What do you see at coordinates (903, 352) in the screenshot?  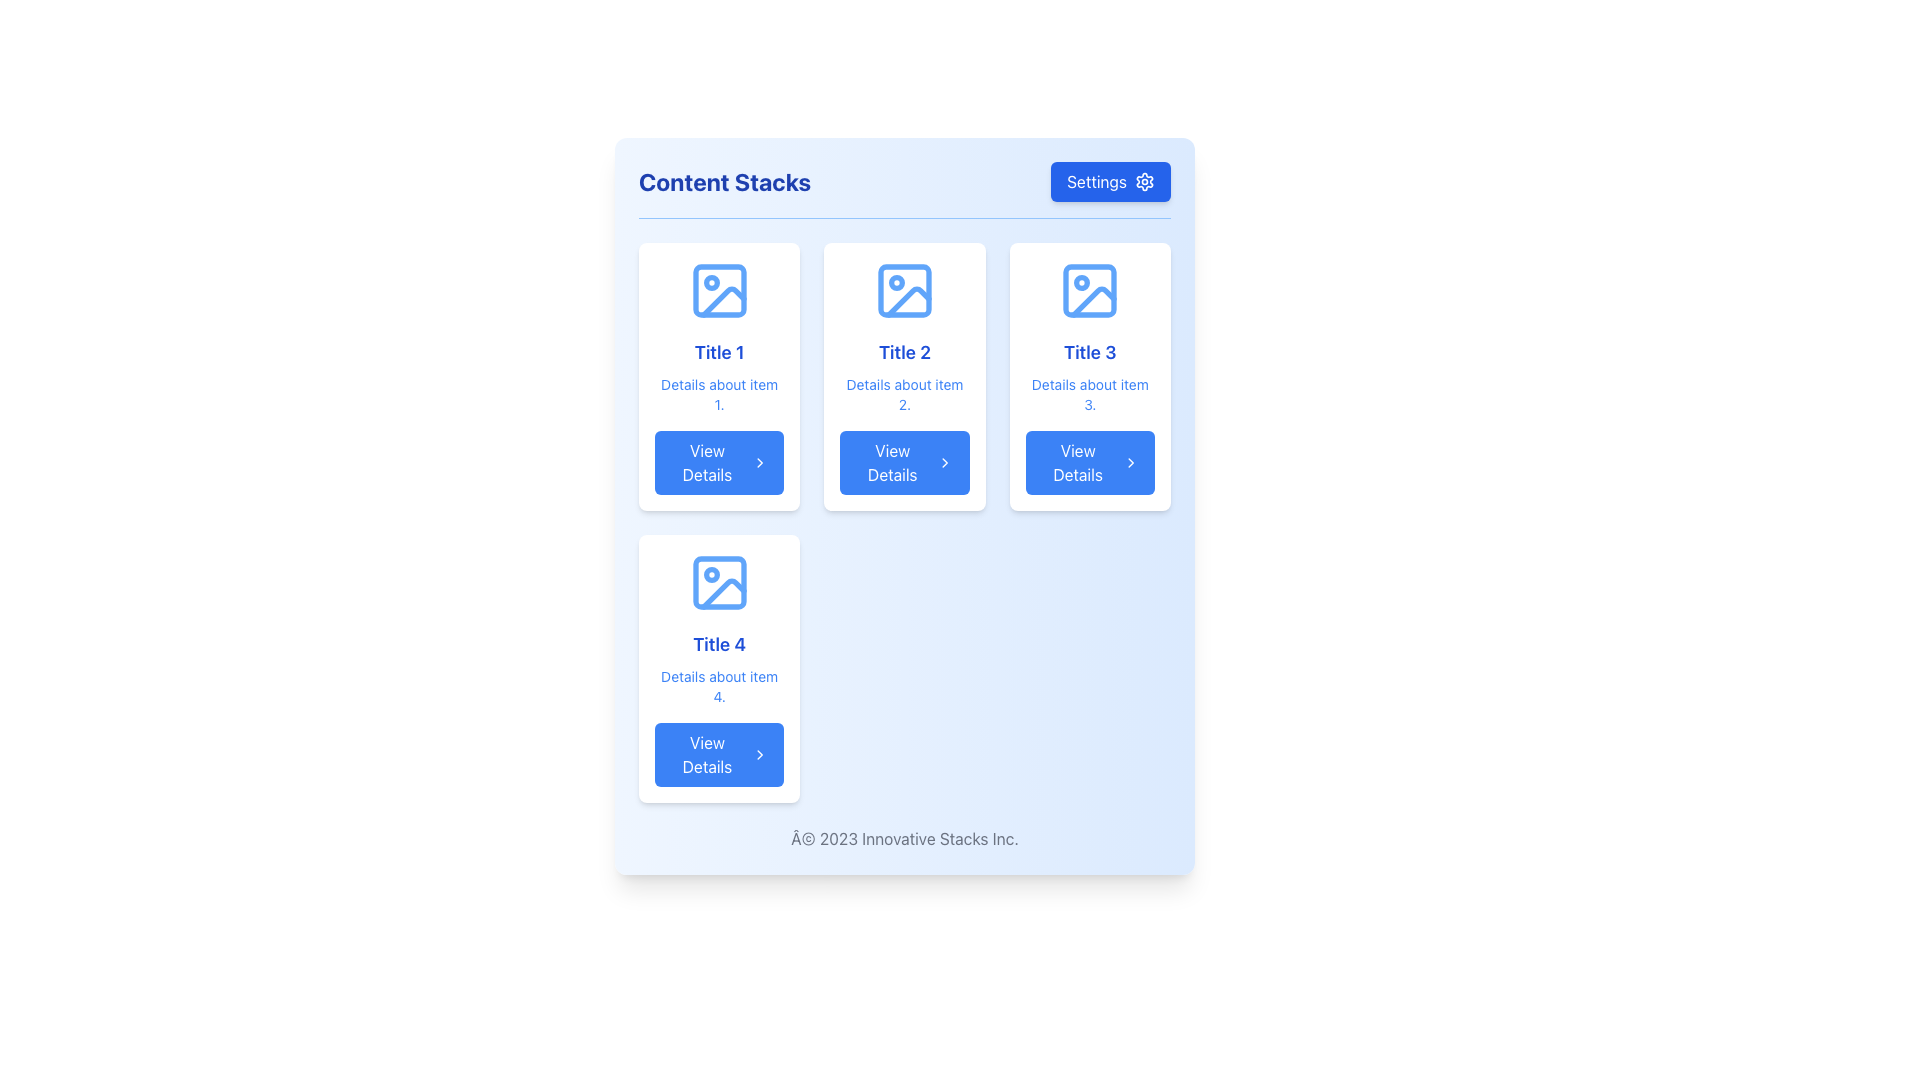 I see `descriptive heading text located in the second card from the left in the top row of the grid layout, positioned just underneath an icon and above the description 'Details about item 2.'` at bounding box center [903, 352].